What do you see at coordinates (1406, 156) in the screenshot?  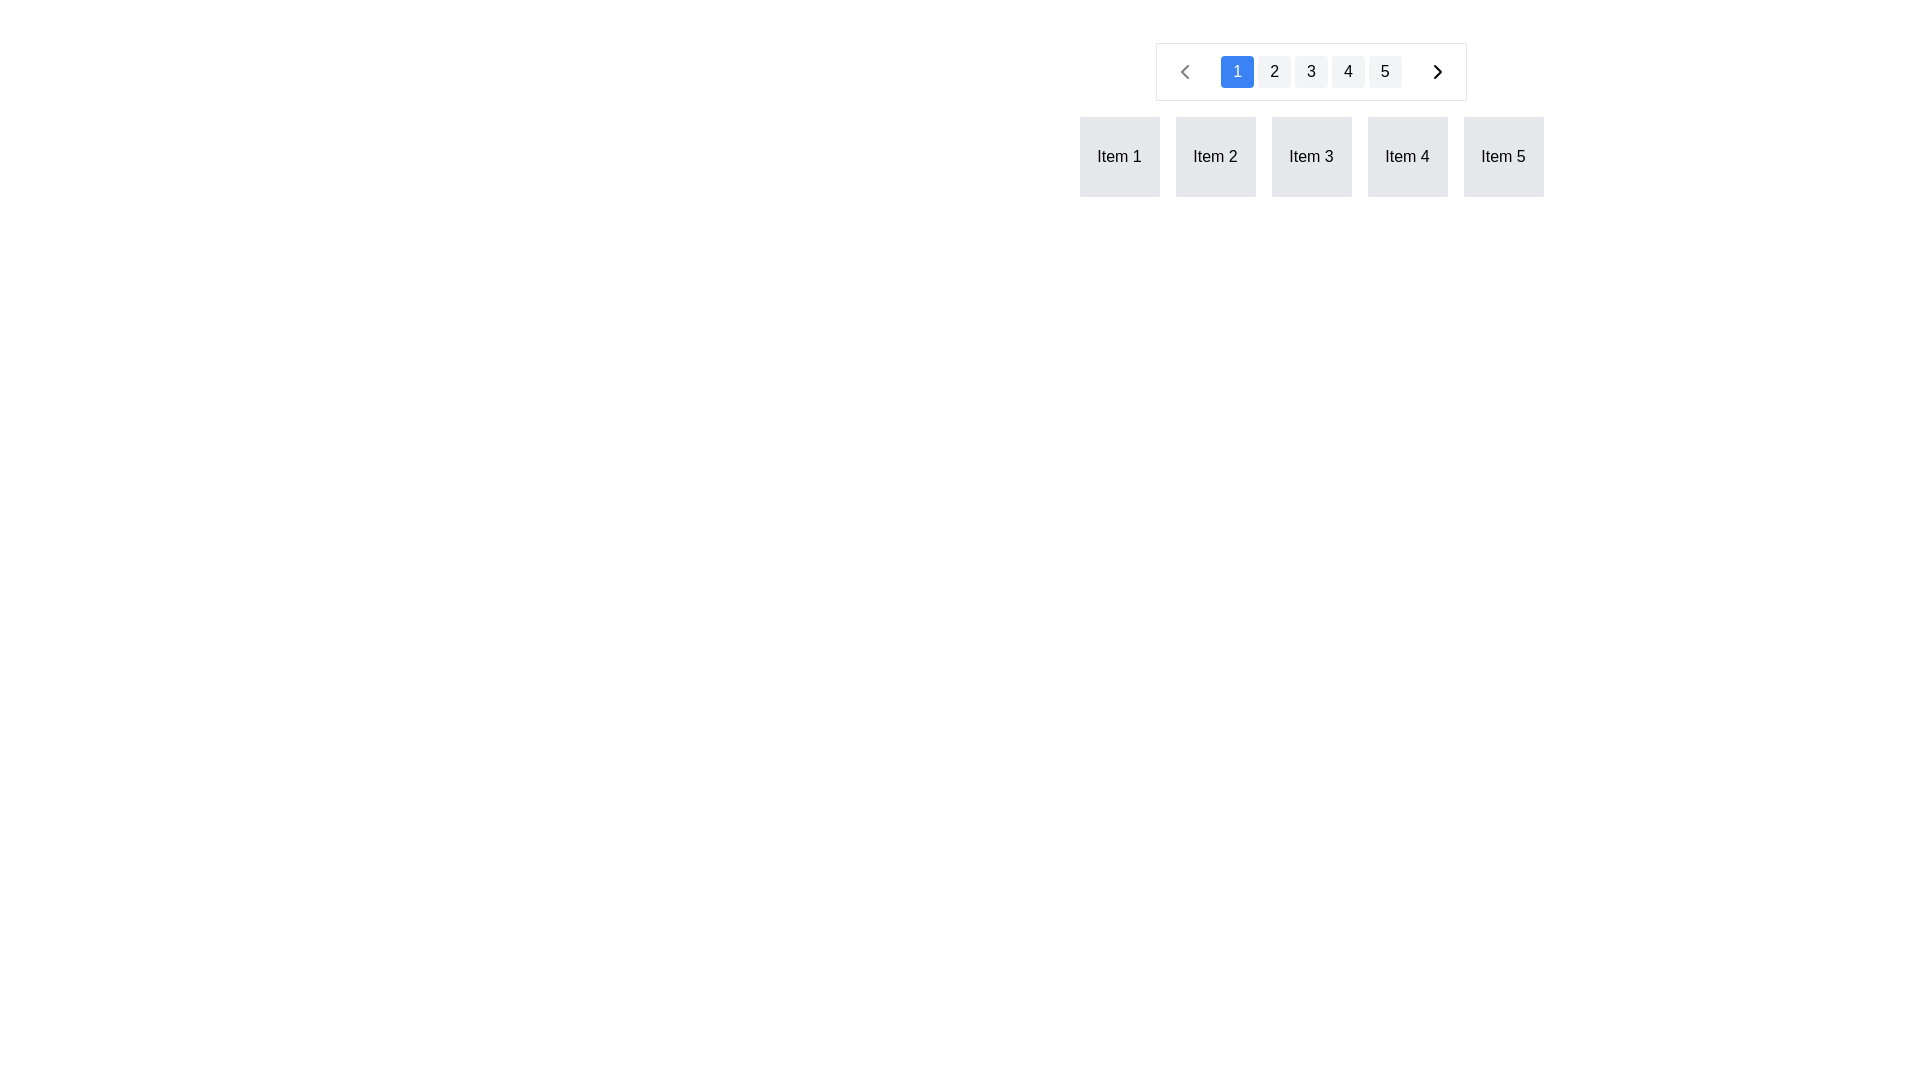 I see `the Text Display Box that has a light gray background and displays 'Item 4'` at bounding box center [1406, 156].